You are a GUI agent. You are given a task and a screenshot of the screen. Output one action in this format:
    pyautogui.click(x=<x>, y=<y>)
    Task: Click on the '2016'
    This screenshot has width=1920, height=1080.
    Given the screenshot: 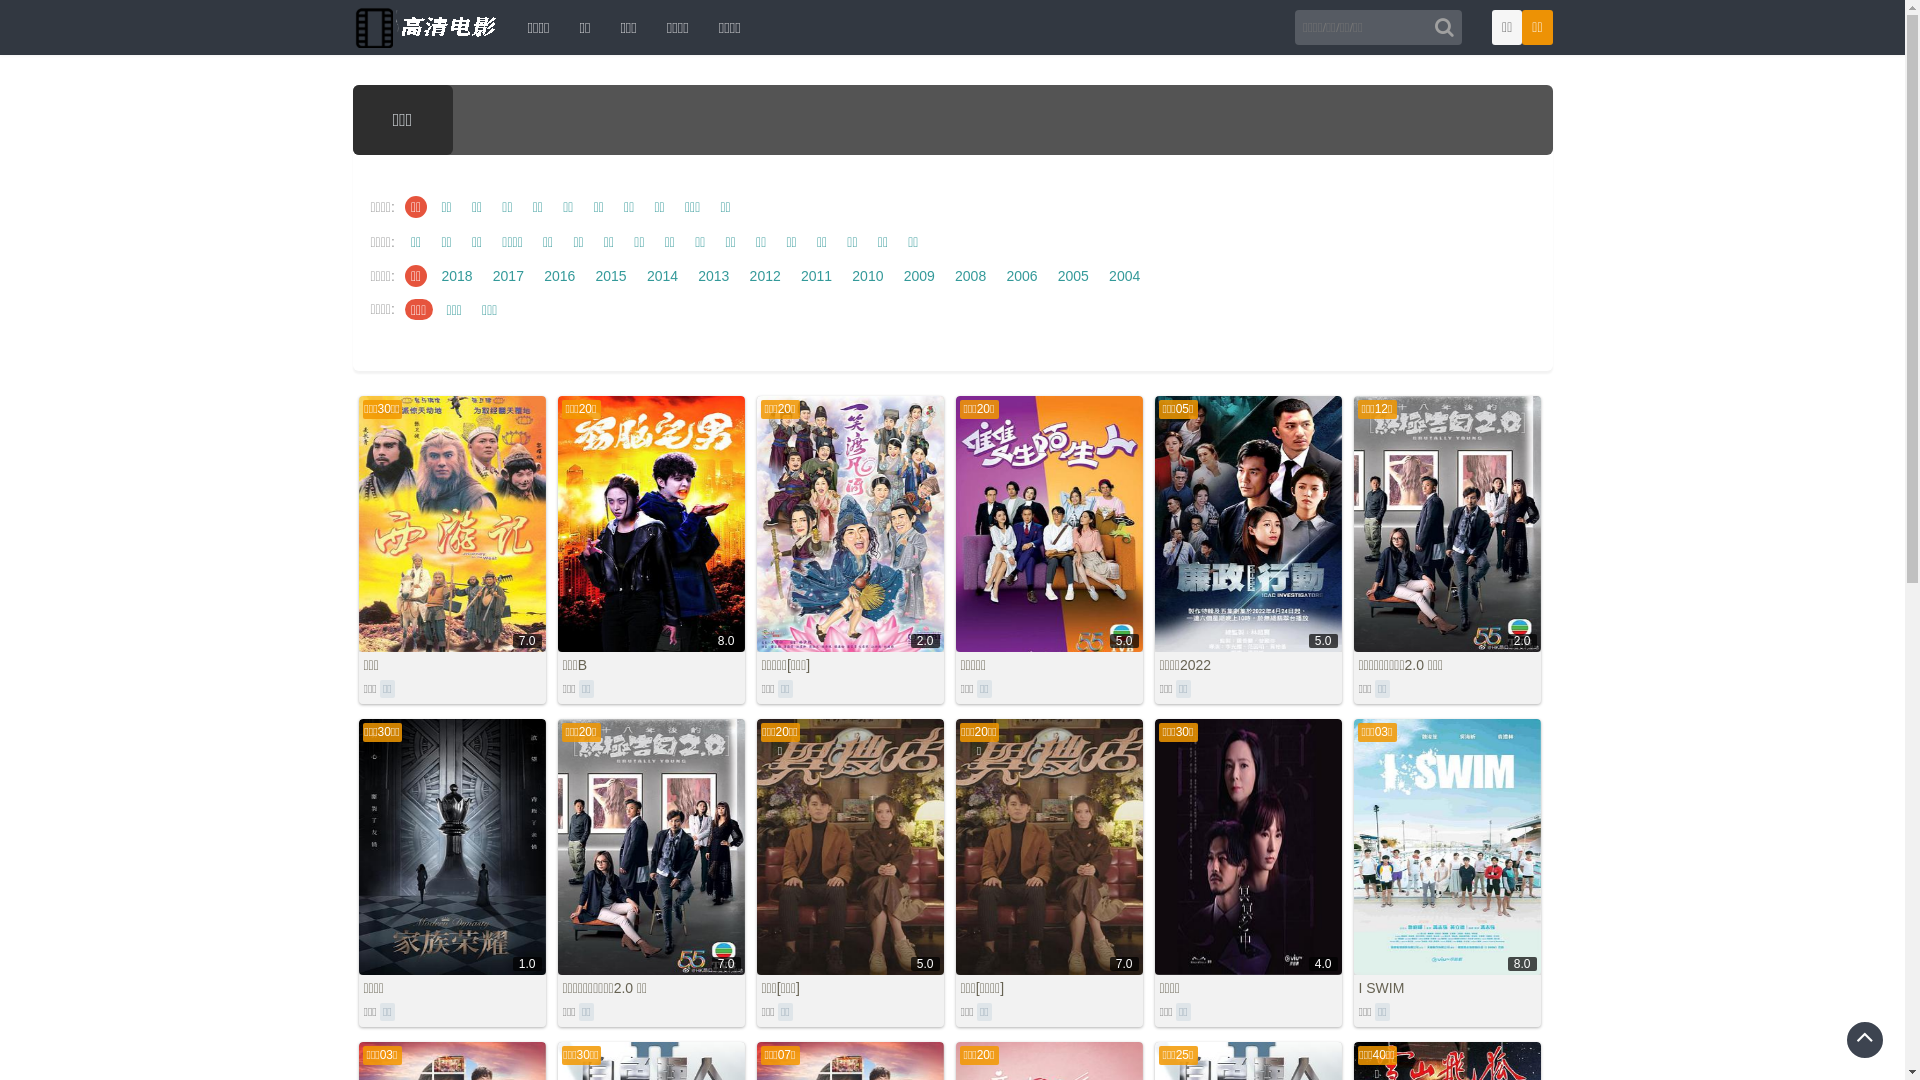 What is the action you would take?
    pyautogui.click(x=559, y=276)
    